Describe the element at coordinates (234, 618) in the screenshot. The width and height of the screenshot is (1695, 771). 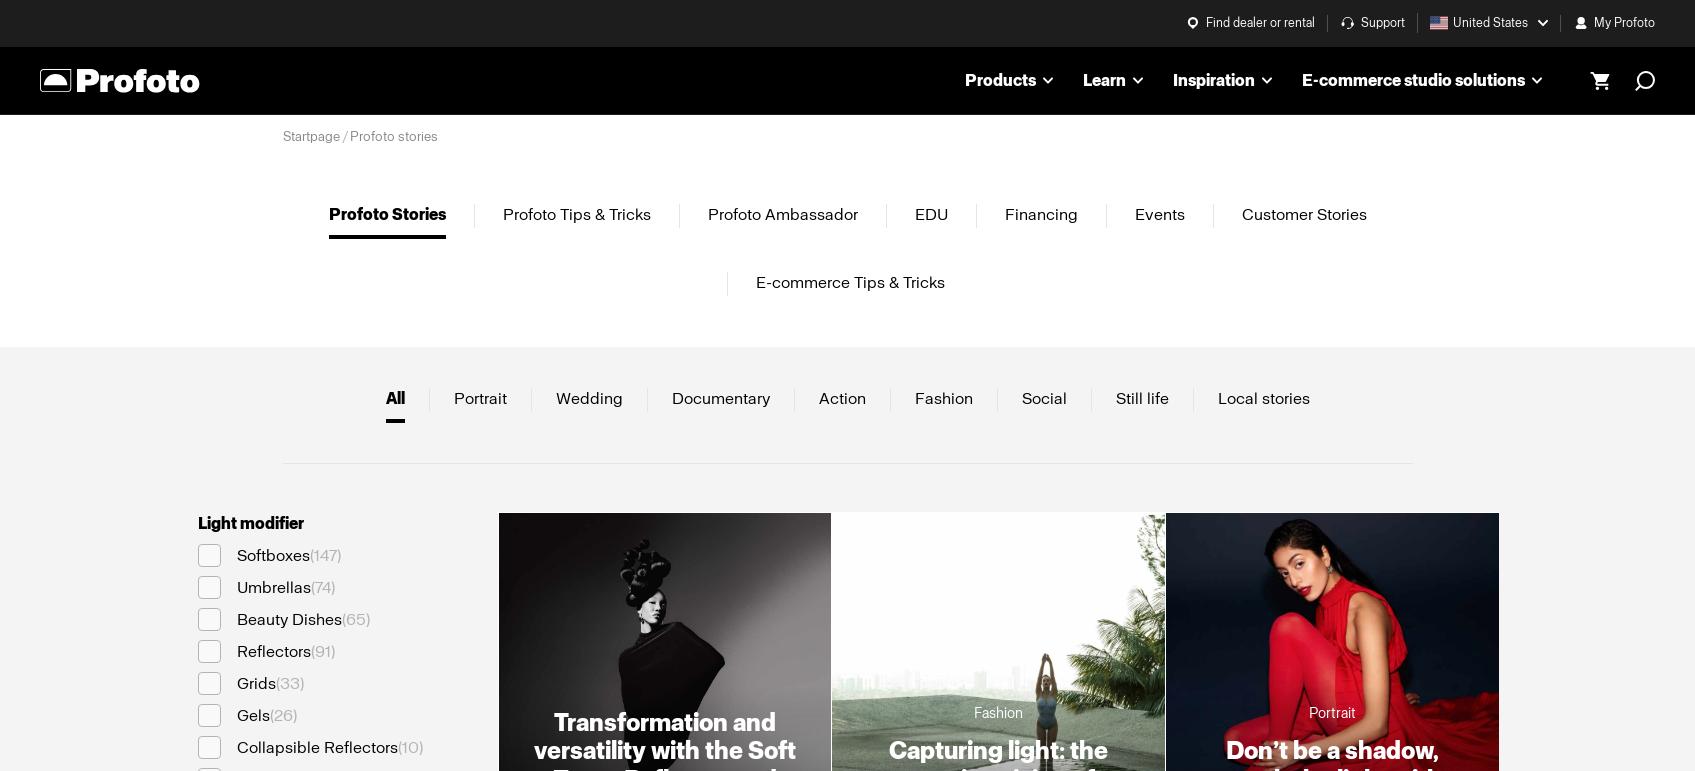
I see `'Beauty Dishes'` at that location.